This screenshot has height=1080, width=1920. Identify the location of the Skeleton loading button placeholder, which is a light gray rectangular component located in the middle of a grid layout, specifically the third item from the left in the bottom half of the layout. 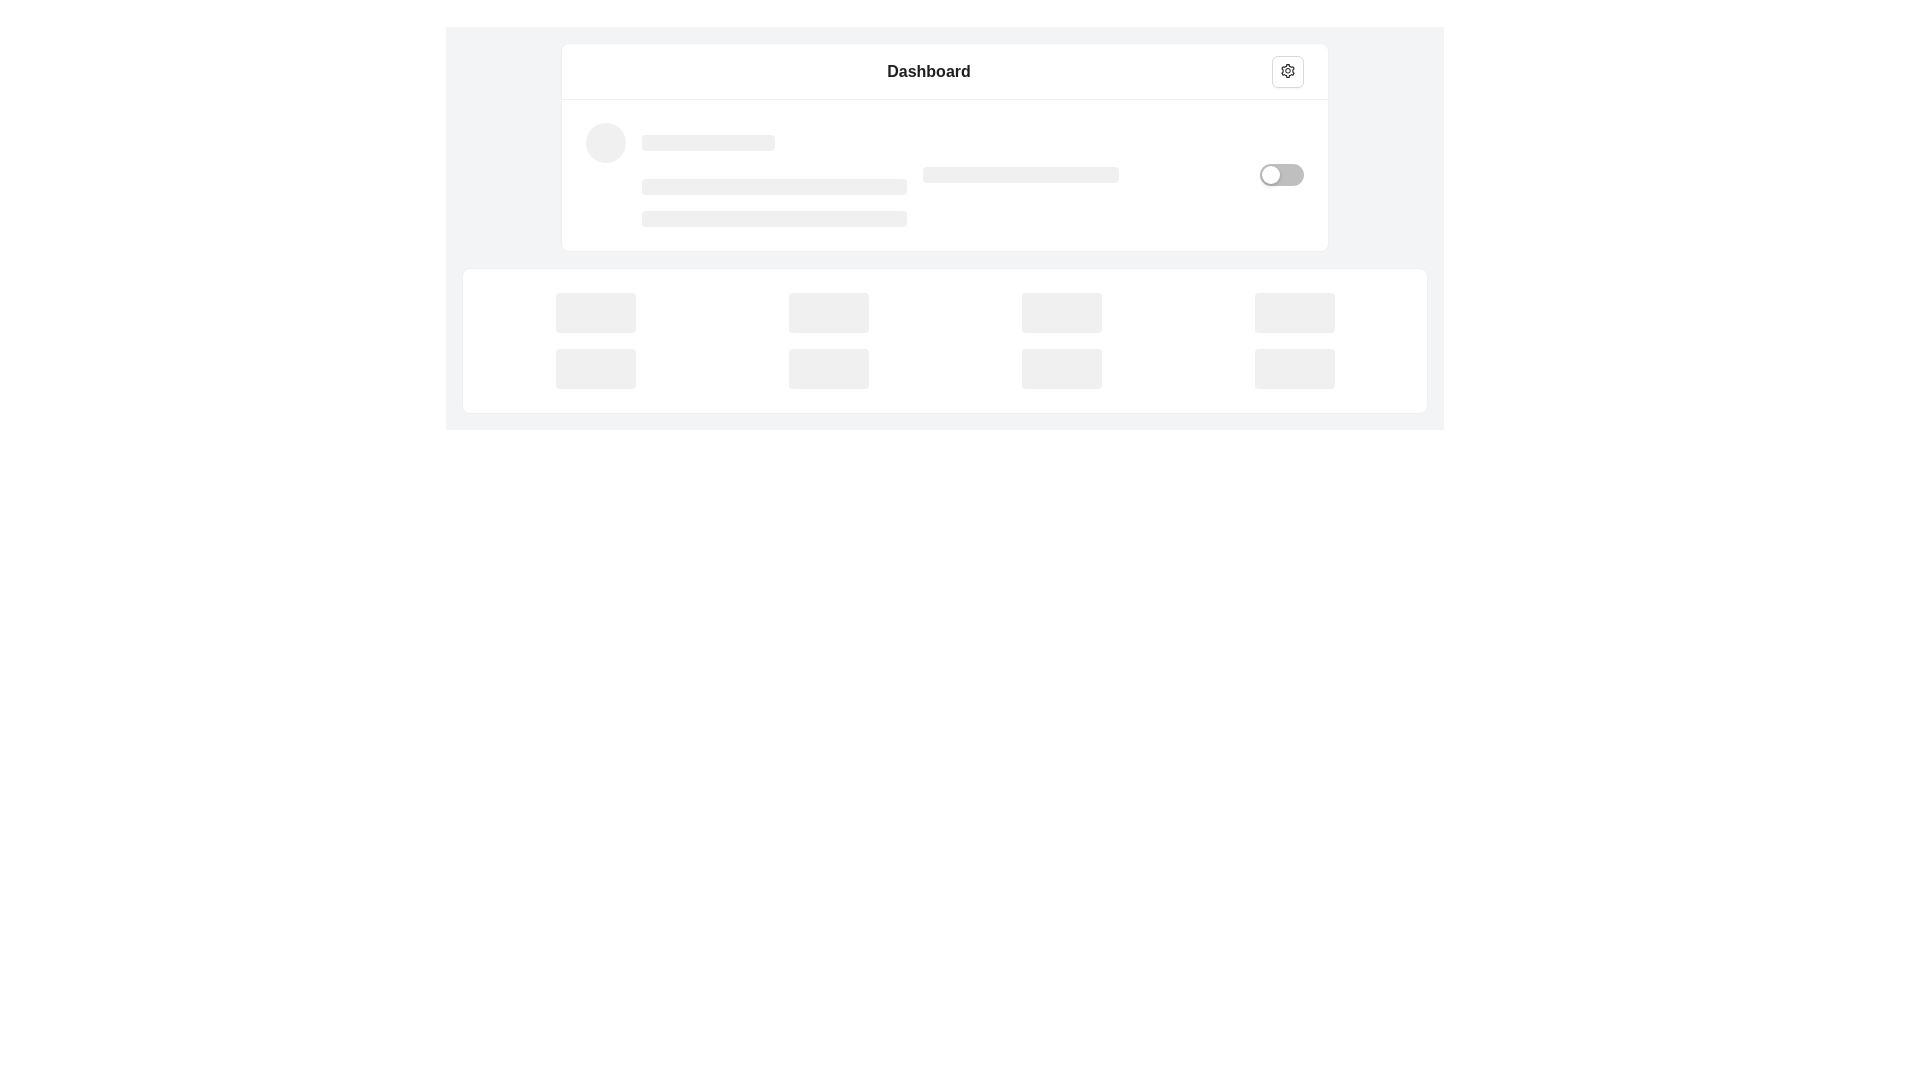
(1060, 312).